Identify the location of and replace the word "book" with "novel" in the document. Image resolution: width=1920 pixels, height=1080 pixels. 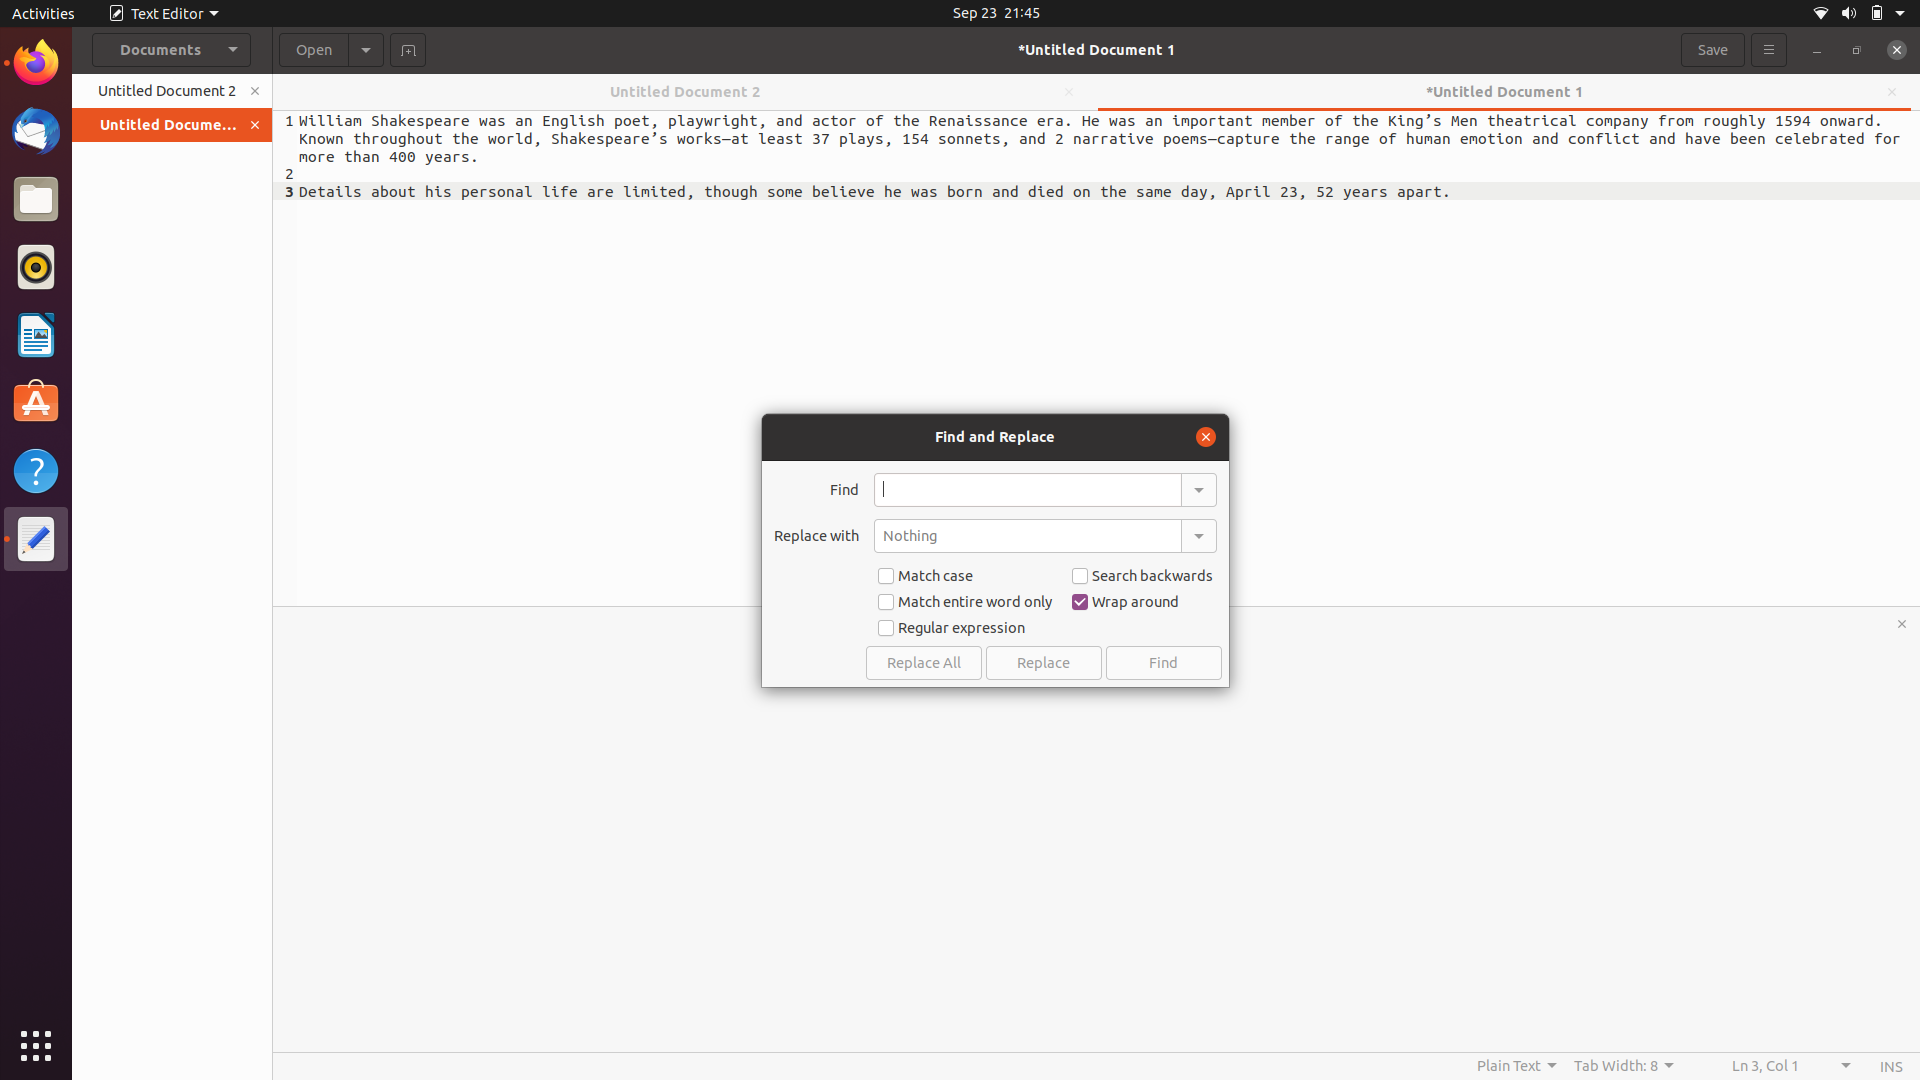
(1027, 489).